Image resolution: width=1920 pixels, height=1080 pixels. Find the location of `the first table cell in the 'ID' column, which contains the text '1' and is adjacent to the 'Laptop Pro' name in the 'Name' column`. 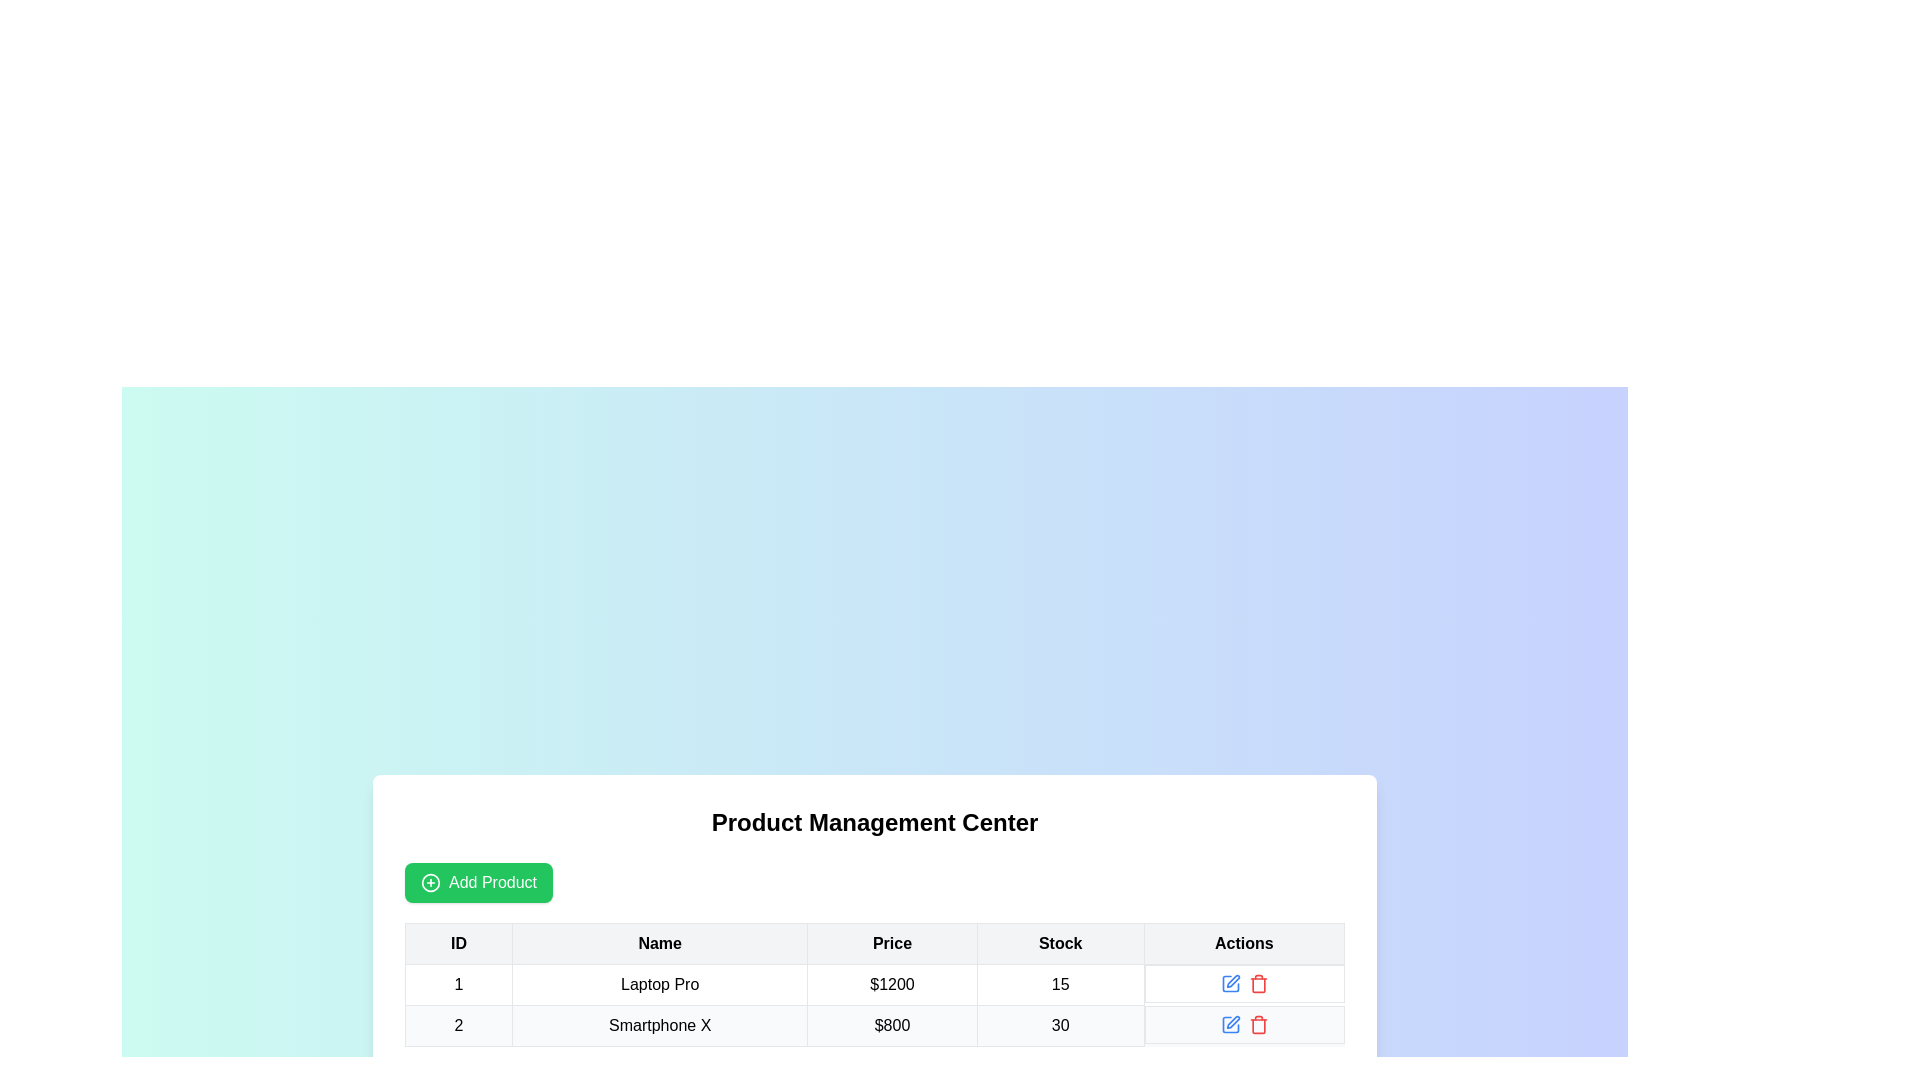

the first table cell in the 'ID' column, which contains the text '1' and is adjacent to the 'Laptop Pro' name in the 'Name' column is located at coordinates (458, 983).